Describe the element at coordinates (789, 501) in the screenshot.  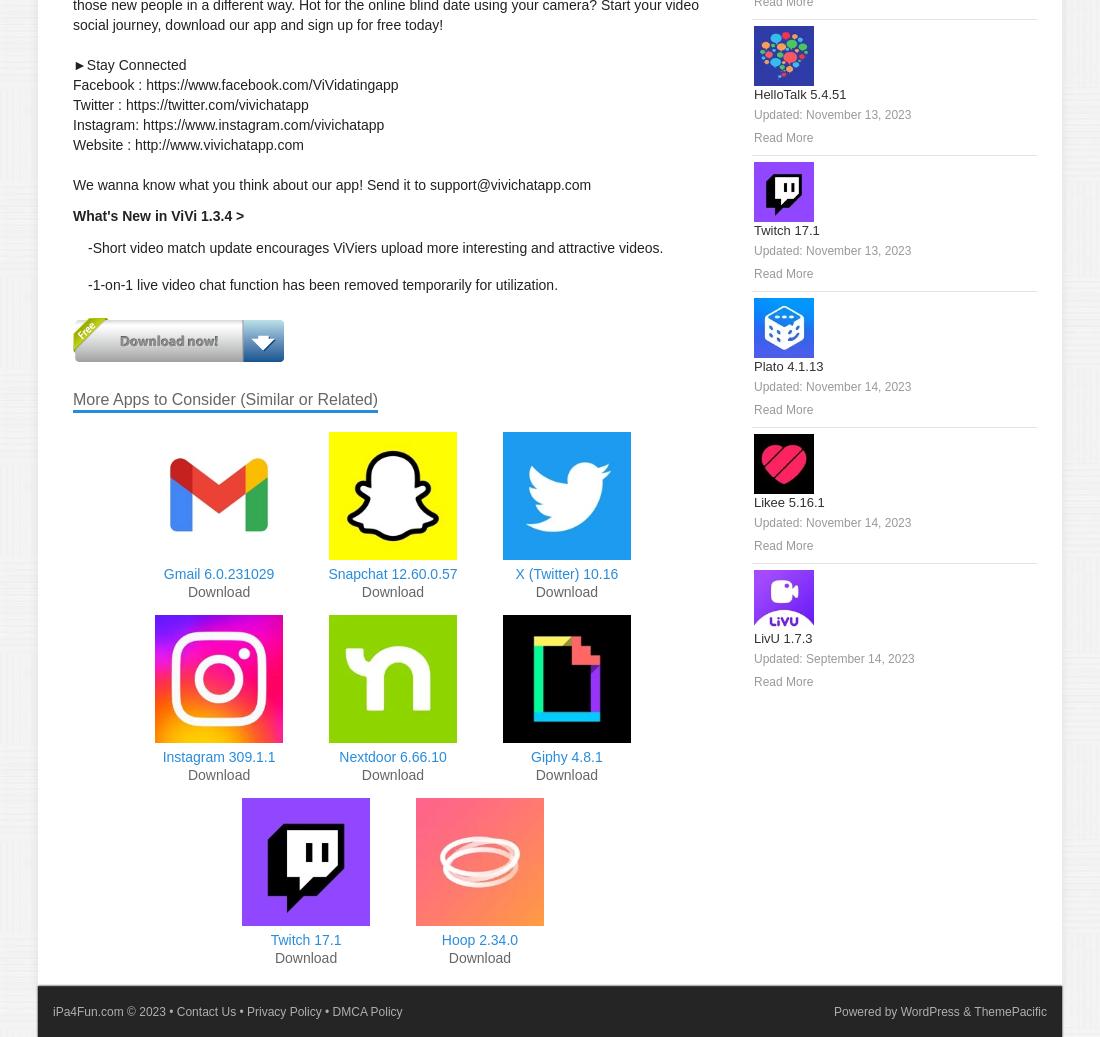
I see `'Likee 5.16.1'` at that location.